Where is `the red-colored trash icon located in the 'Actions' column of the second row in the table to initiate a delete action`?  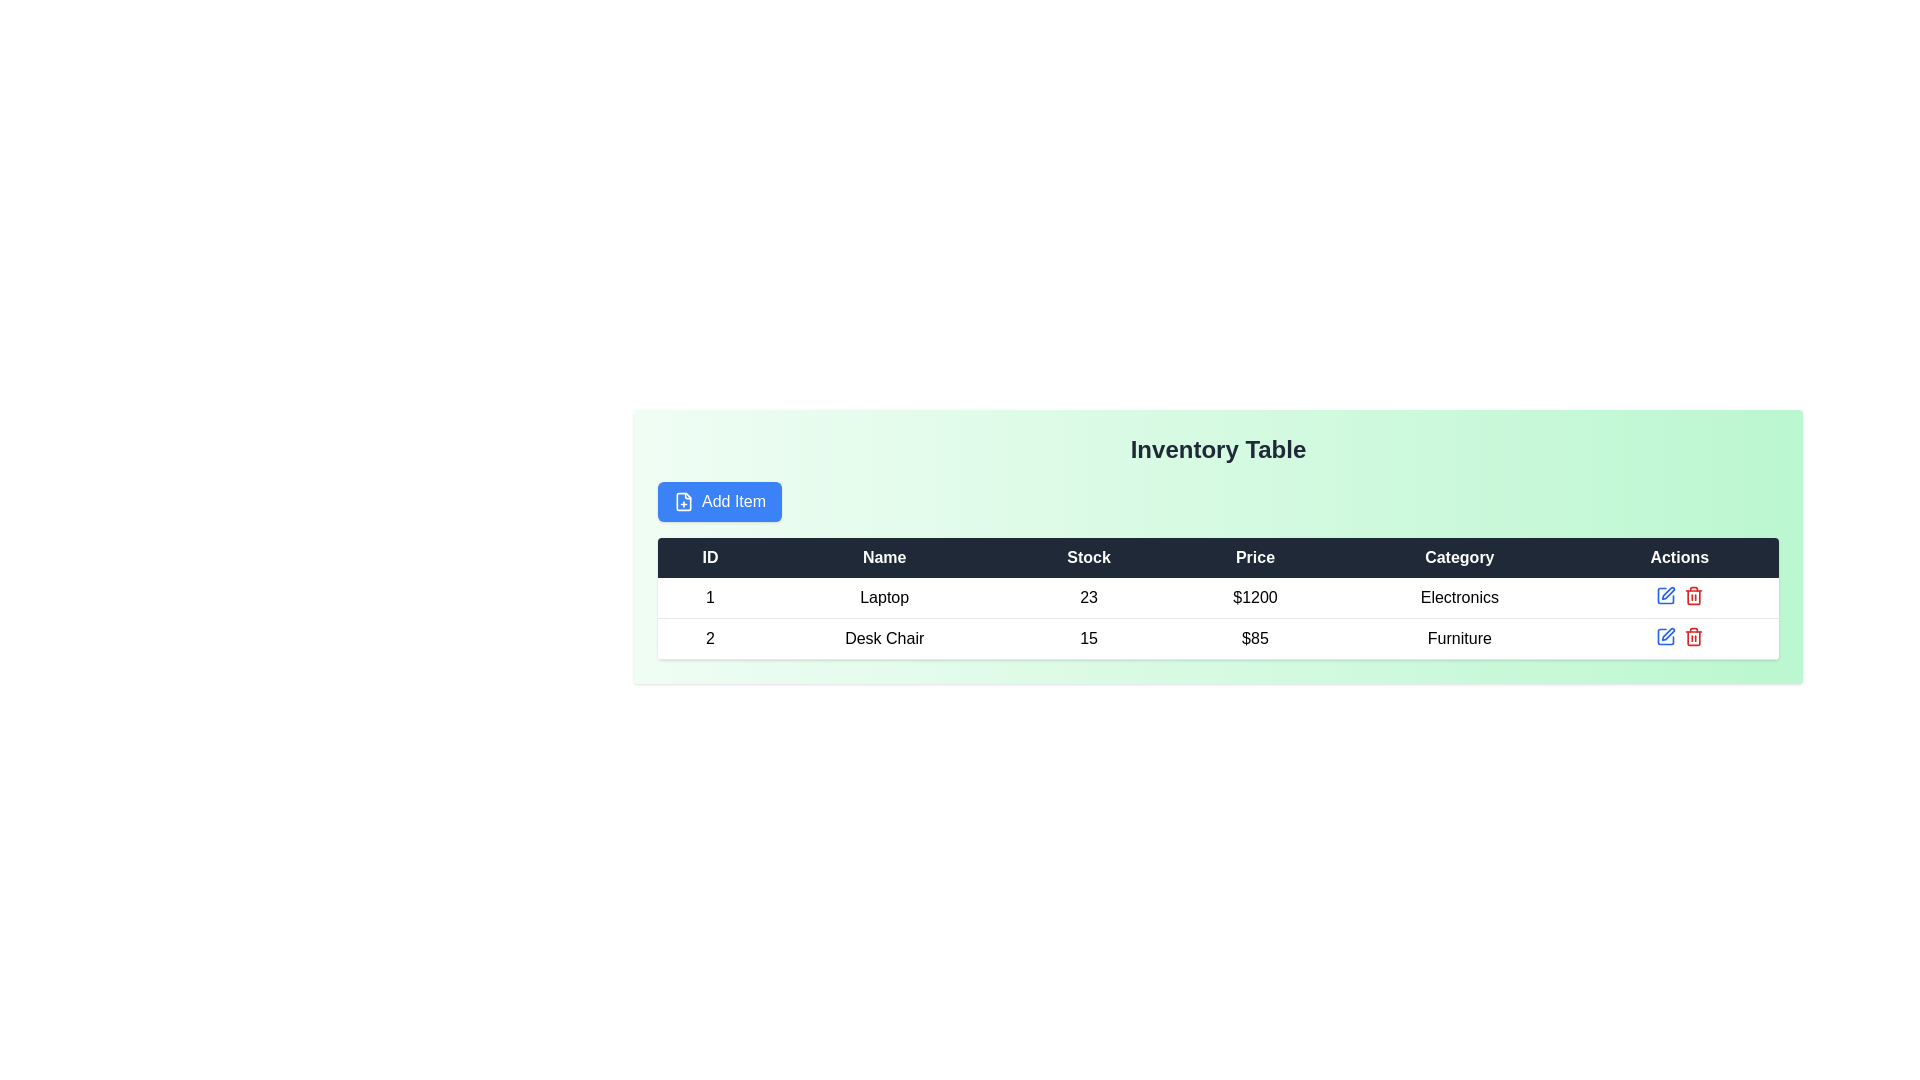
the red-colored trash icon located in the 'Actions' column of the second row in the table to initiate a delete action is located at coordinates (1692, 595).